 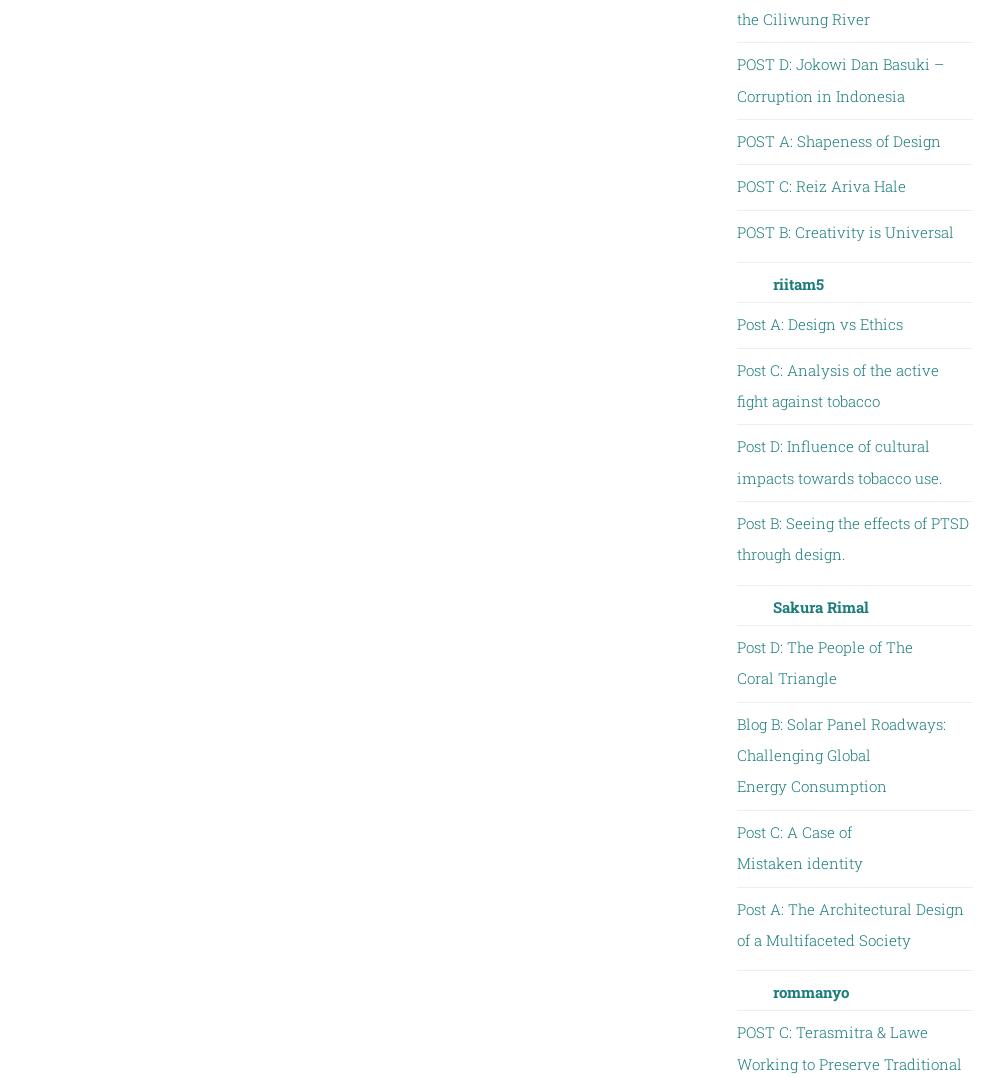 I want to click on 'POST B: Creativity is Universal', so click(x=843, y=231).